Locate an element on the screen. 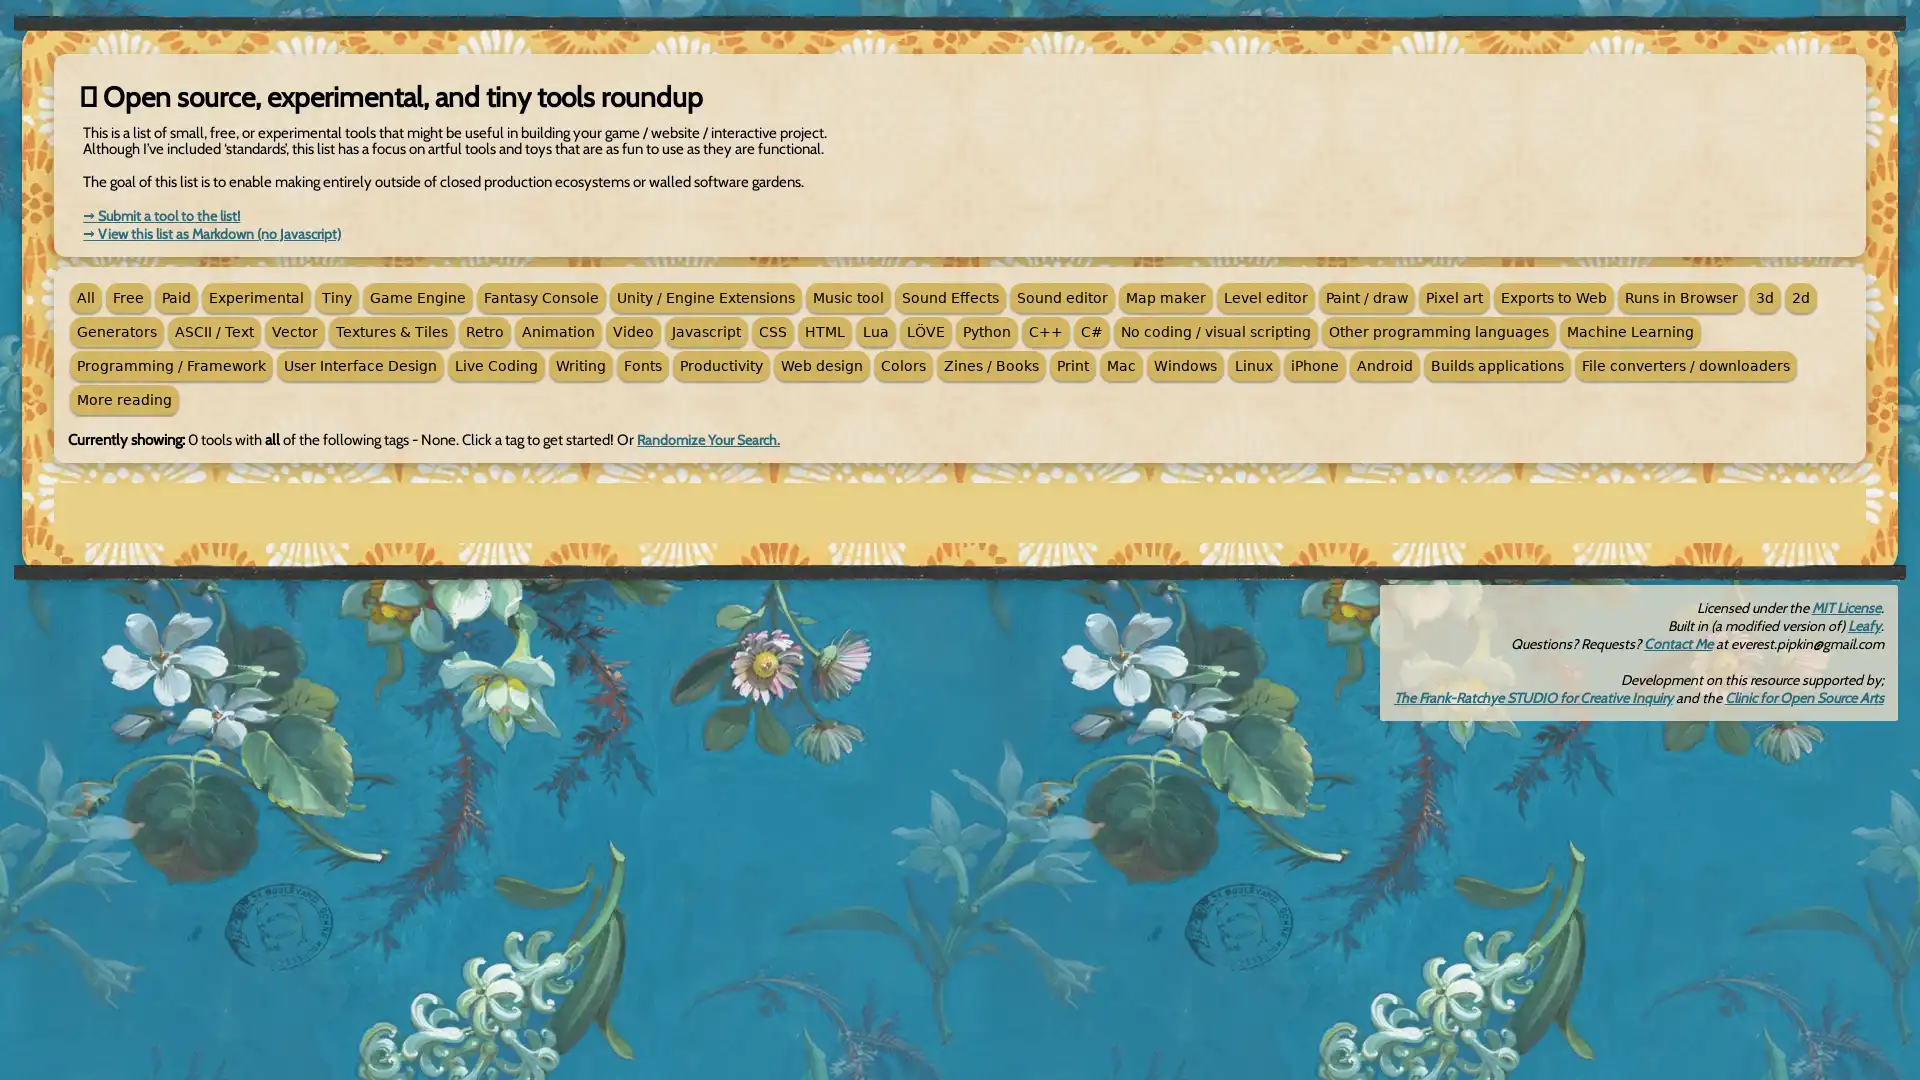 The image size is (1920, 1080). 3d is located at coordinates (1765, 297).